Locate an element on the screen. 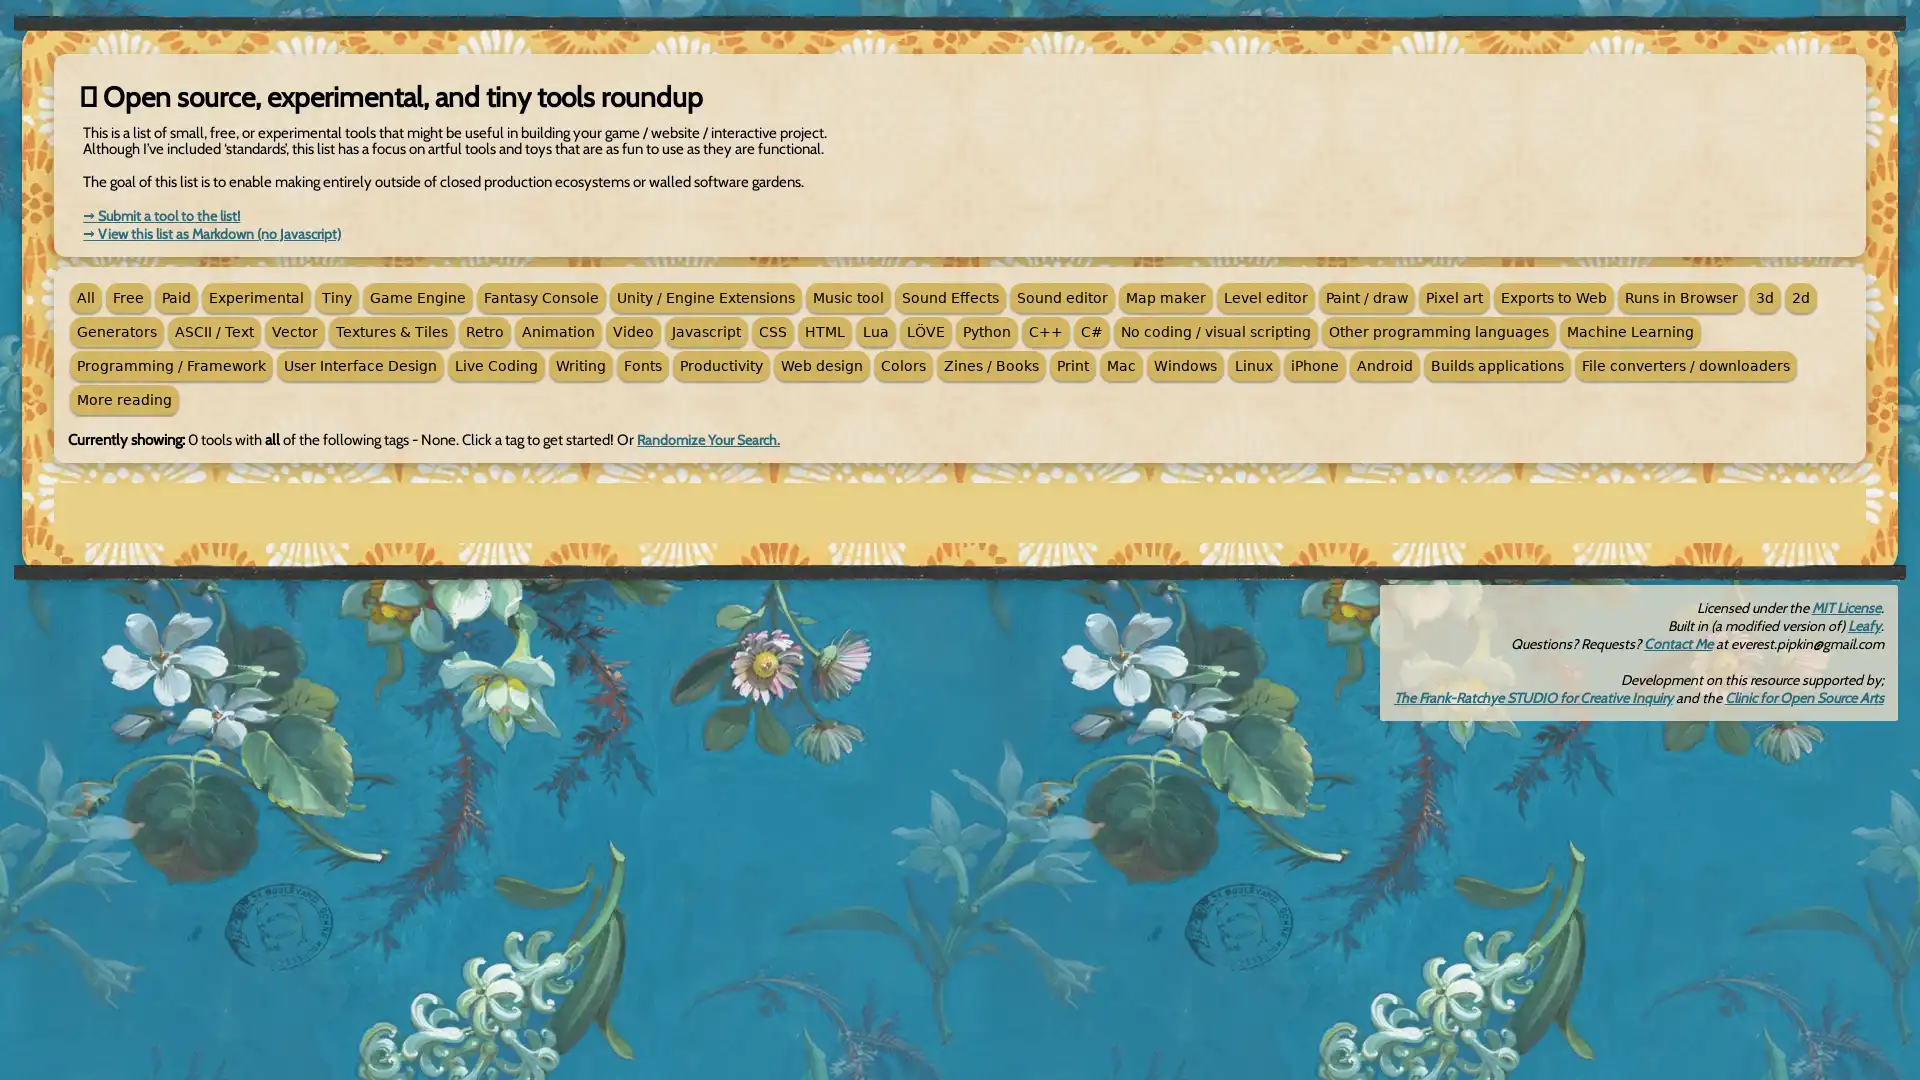 The image size is (1920, 1080). 3d is located at coordinates (1765, 297).